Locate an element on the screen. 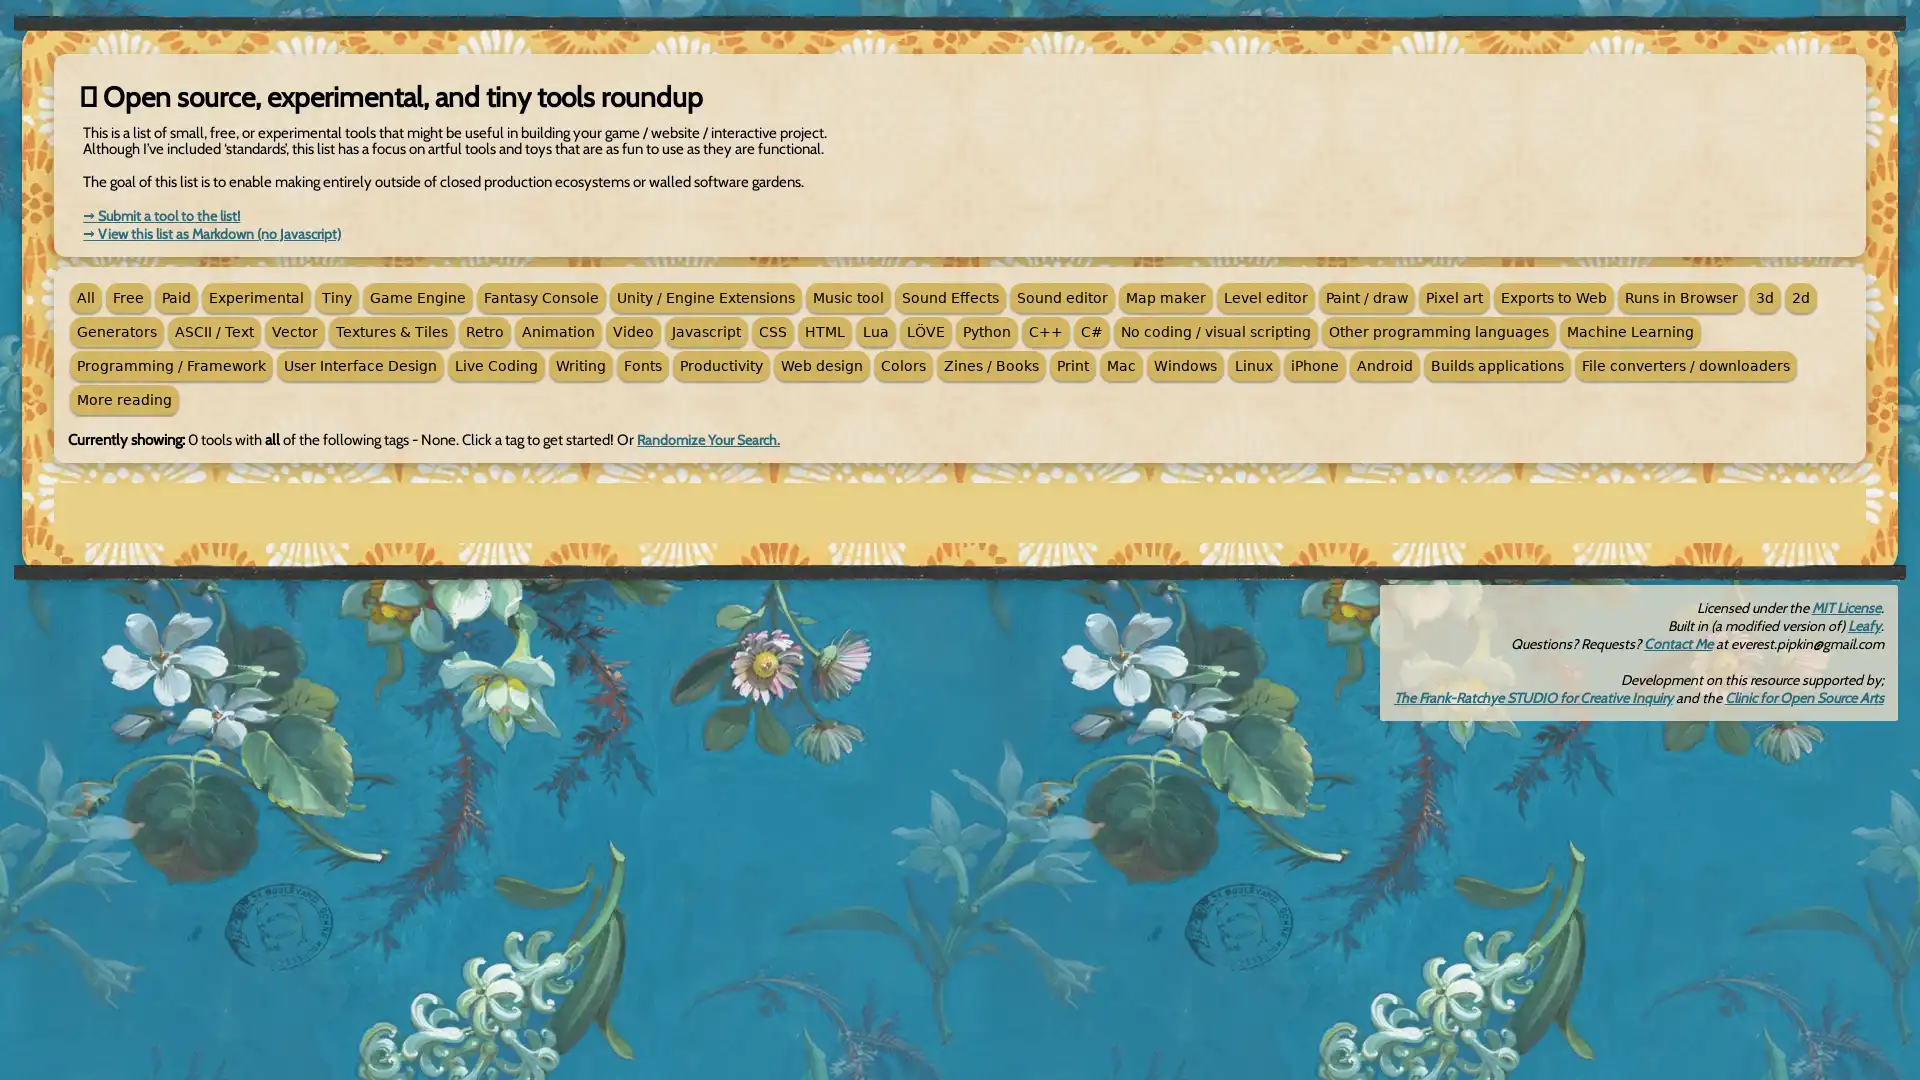 The image size is (1920, 1080). 3d is located at coordinates (1765, 297).